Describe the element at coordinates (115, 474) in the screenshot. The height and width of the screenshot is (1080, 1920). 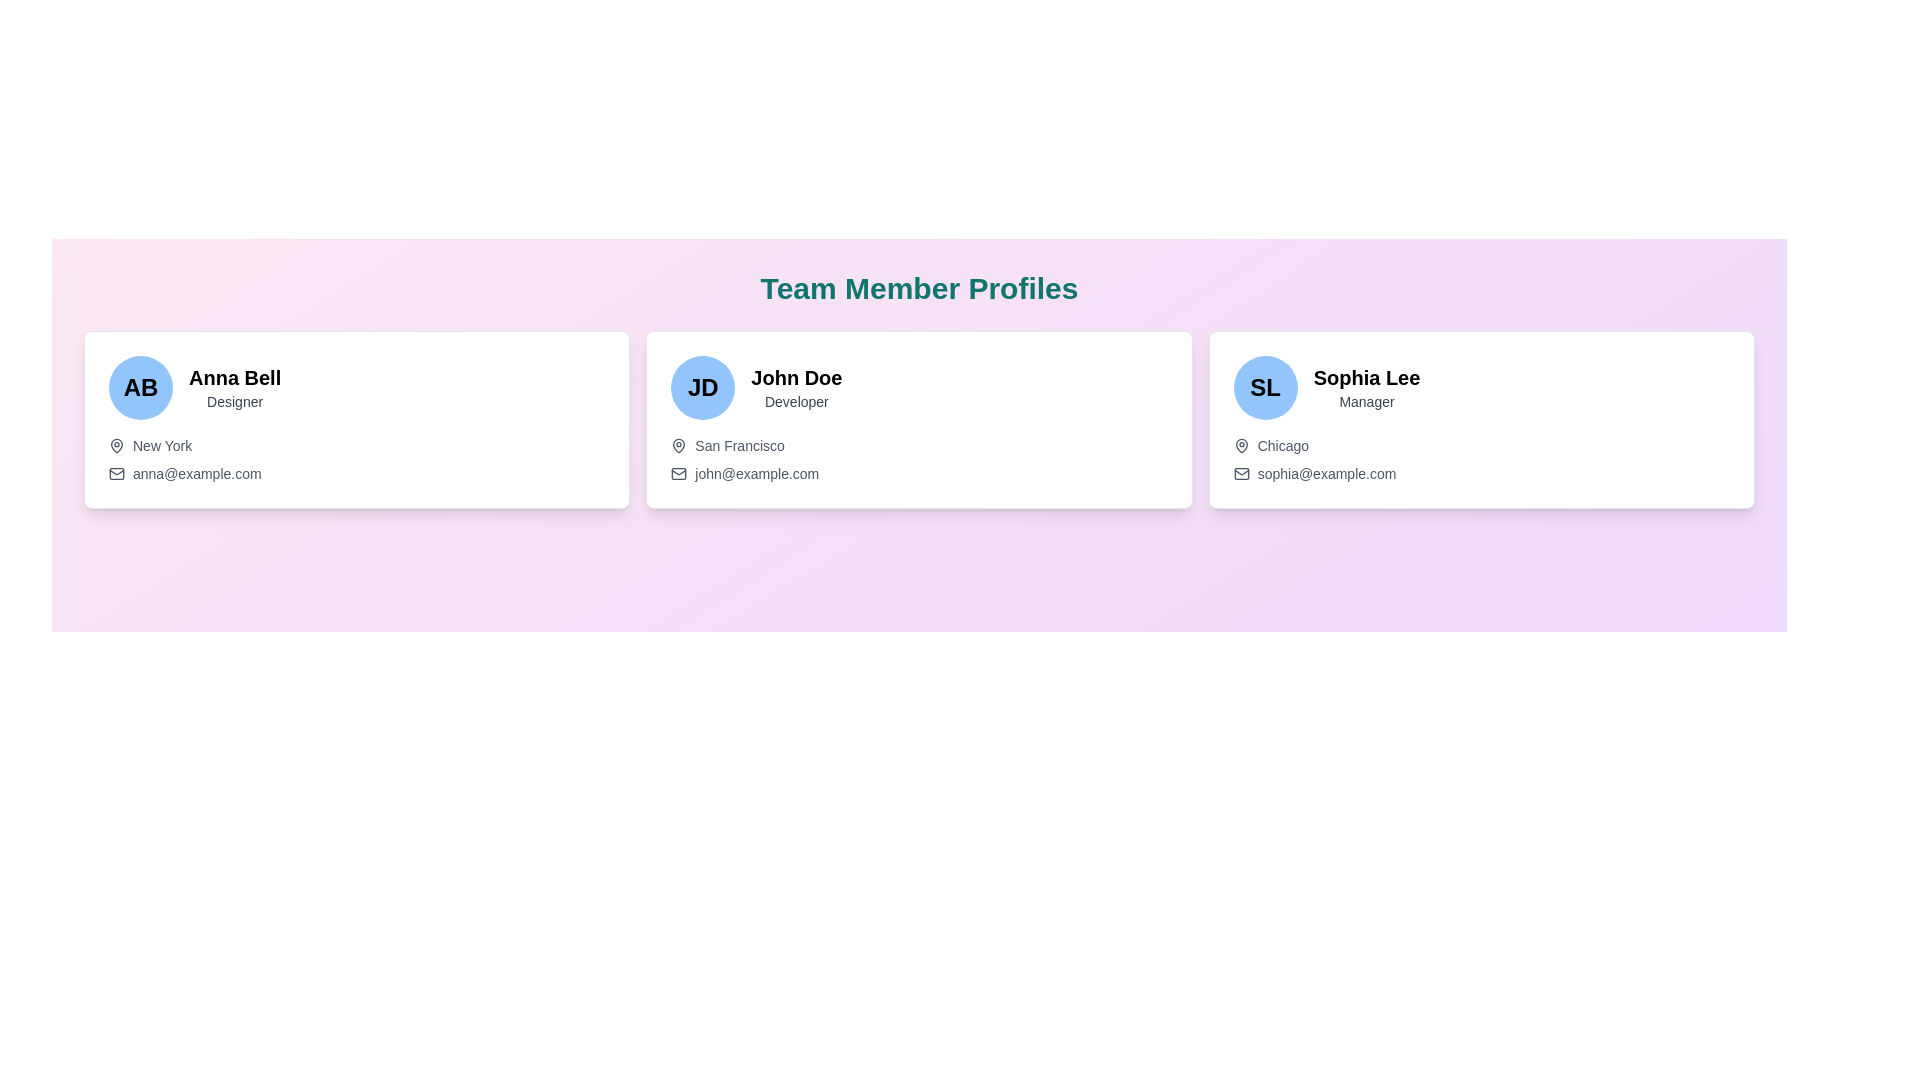
I see `the main body of the email icon represented by an SVG rectangle within Anna Bell's profile card` at that location.